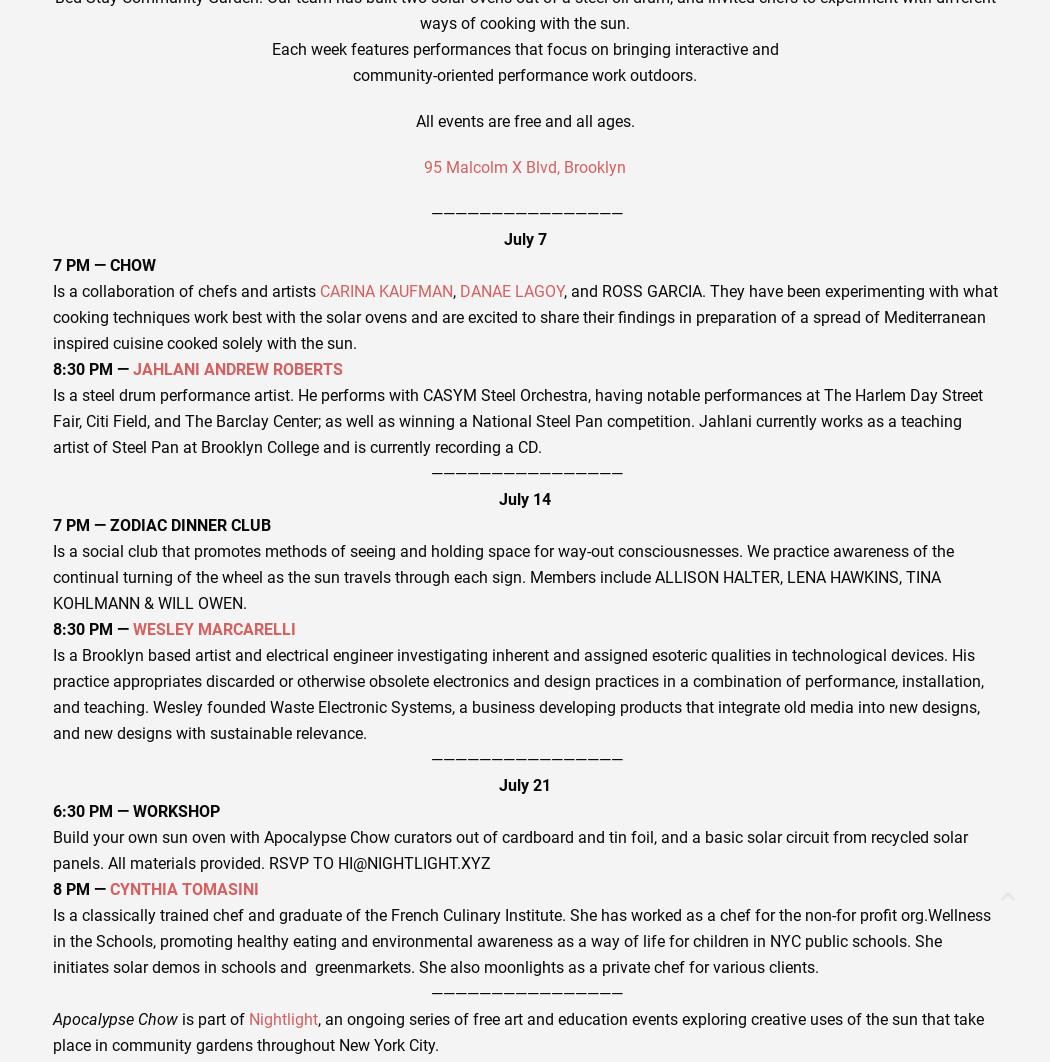 This screenshot has height=1062, width=1050. Describe the element at coordinates (50, 1017) in the screenshot. I see `'Apocalypse Chow'` at that location.